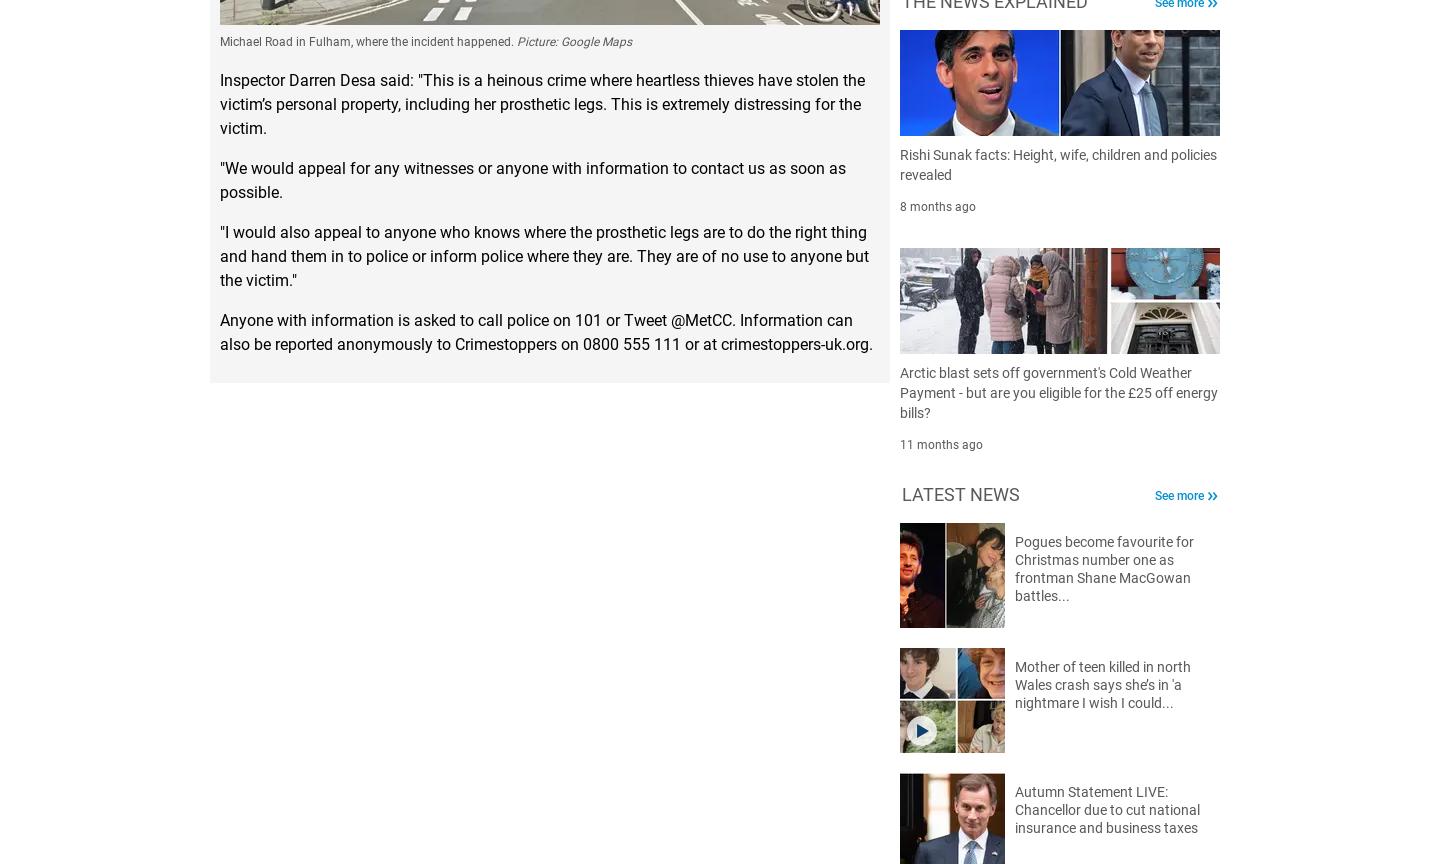  Describe the element at coordinates (1058, 392) in the screenshot. I see `'Arctic blast sets off government's Cold Weather Payment - but are you eligible for the £25 off energy bills?'` at that location.